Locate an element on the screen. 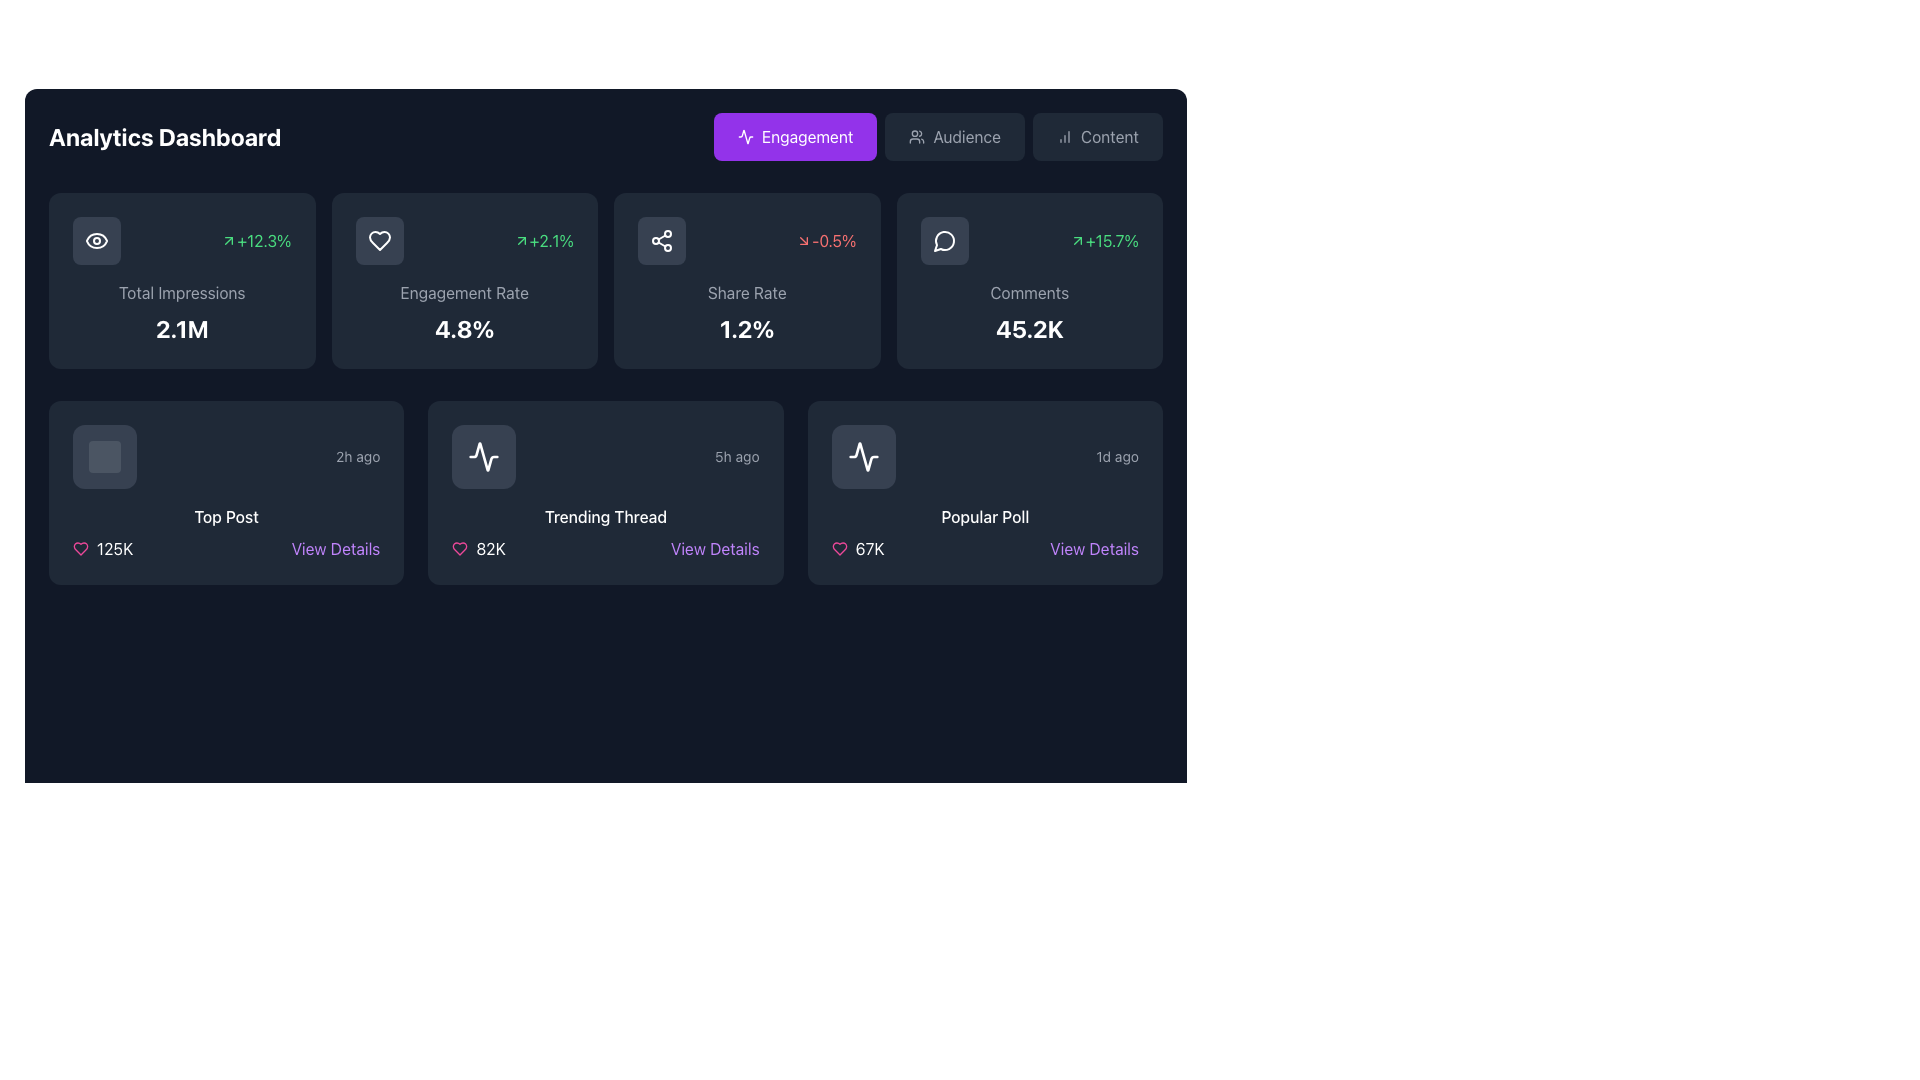 This screenshot has height=1080, width=1920. the eye-shaped icon representing visibility, located in the top-left widget of the main dashboard, next to the 'Total Impressions' label is located at coordinates (95, 239).